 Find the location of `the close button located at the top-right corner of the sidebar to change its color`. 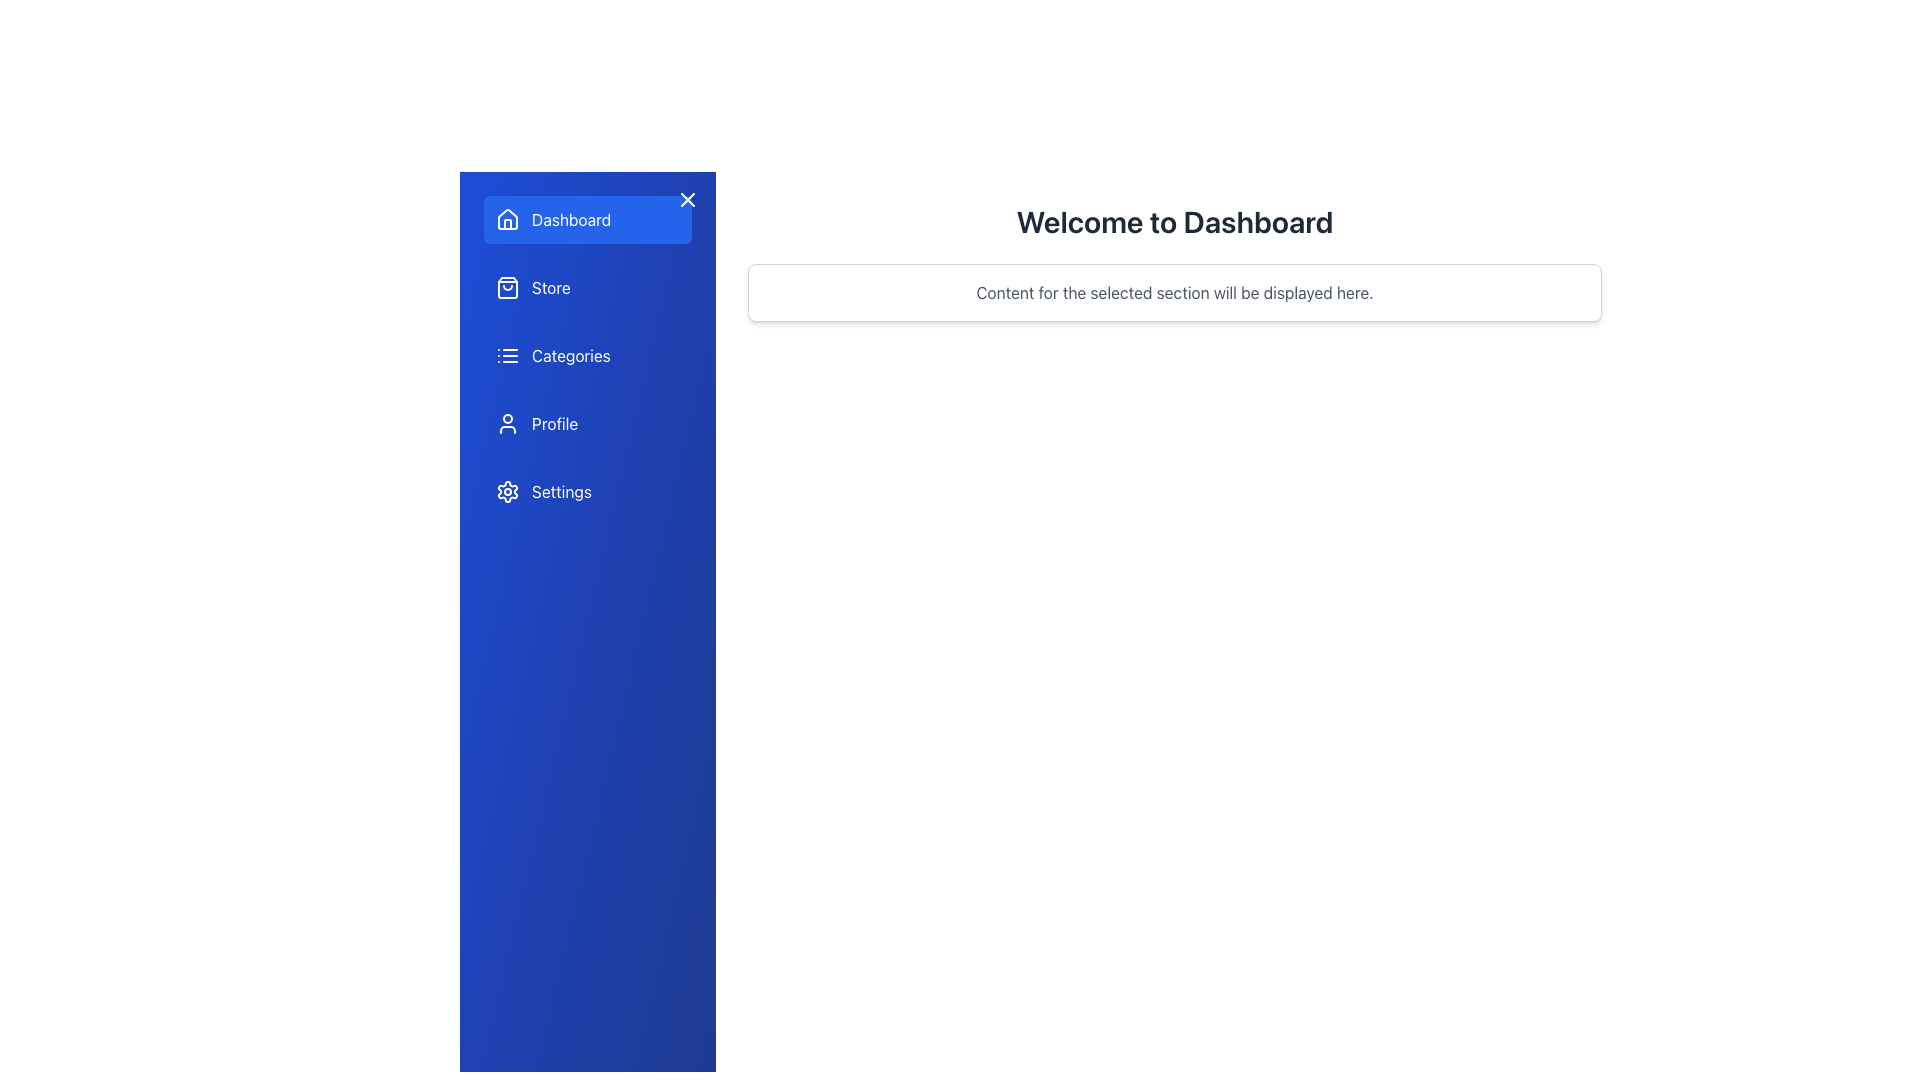

the close button located at the top-right corner of the sidebar to change its color is located at coordinates (687, 200).